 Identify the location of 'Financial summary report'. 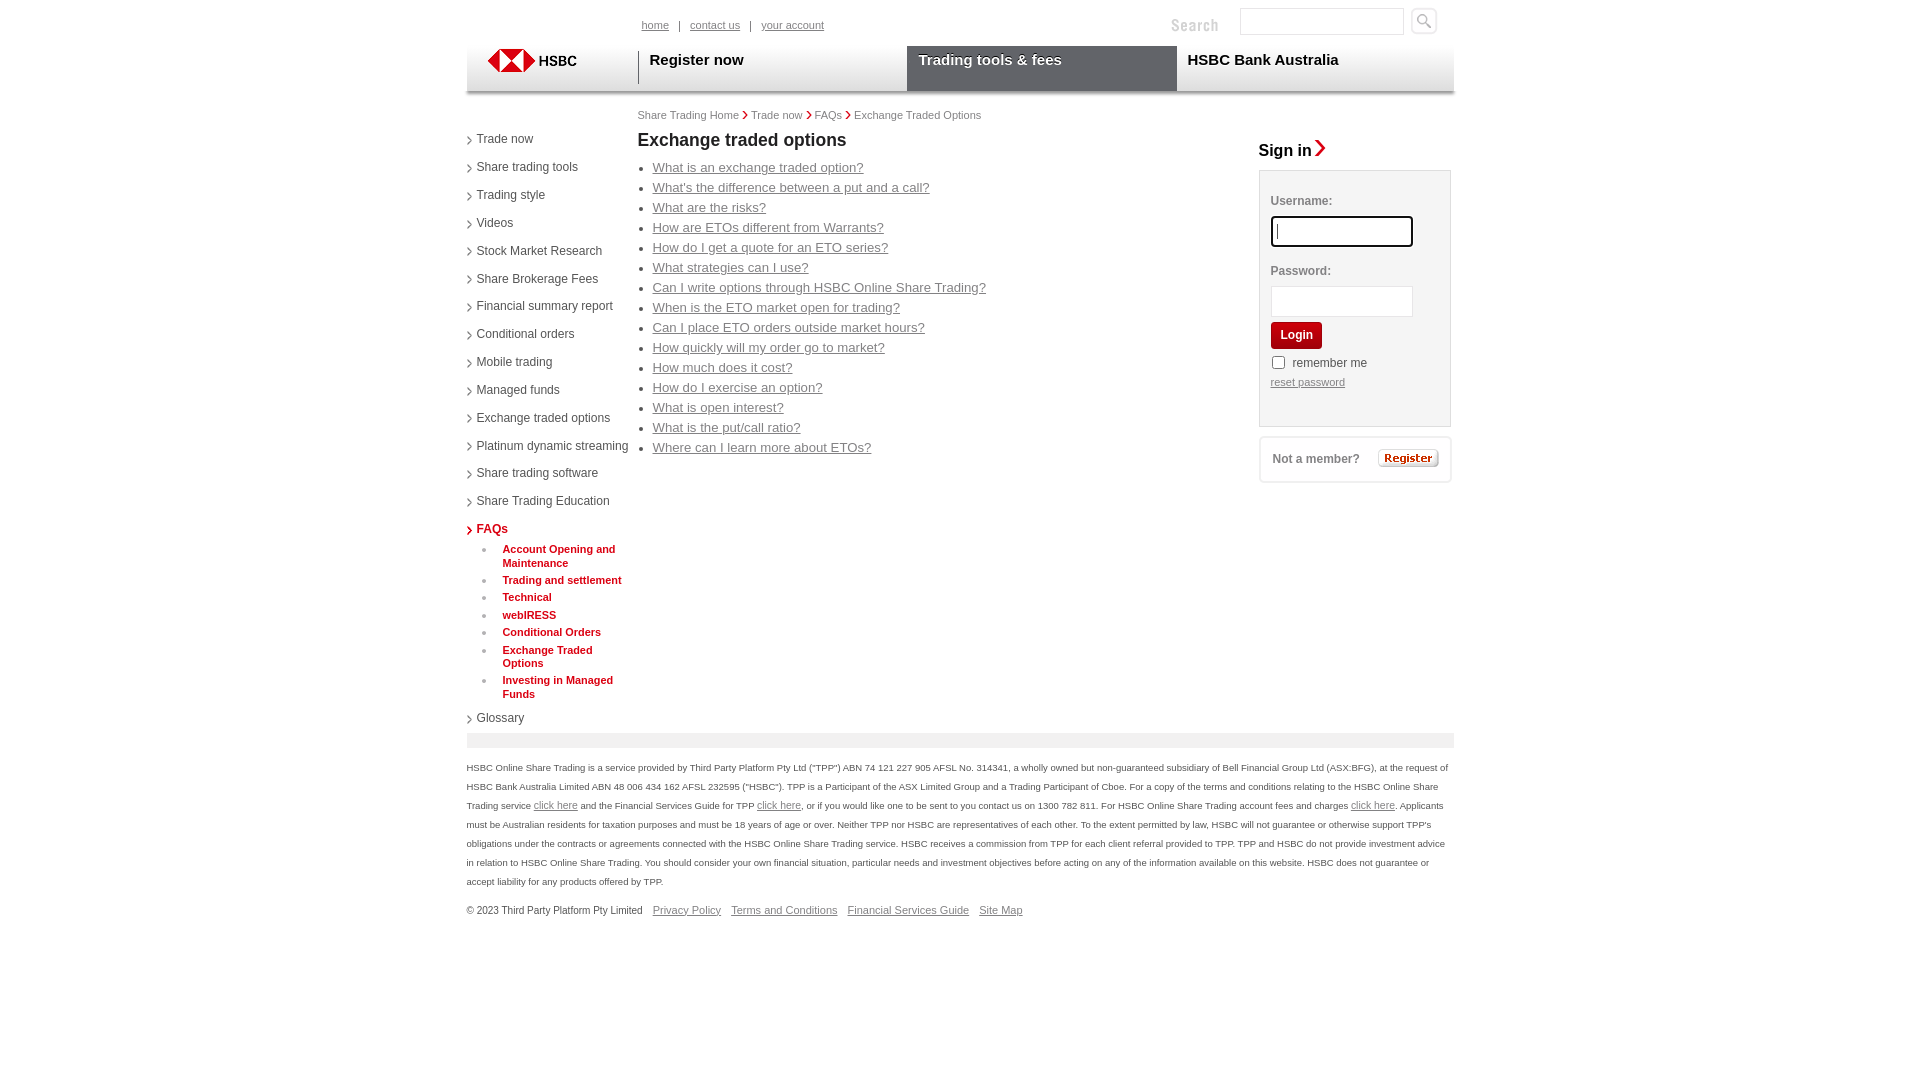
(538, 307).